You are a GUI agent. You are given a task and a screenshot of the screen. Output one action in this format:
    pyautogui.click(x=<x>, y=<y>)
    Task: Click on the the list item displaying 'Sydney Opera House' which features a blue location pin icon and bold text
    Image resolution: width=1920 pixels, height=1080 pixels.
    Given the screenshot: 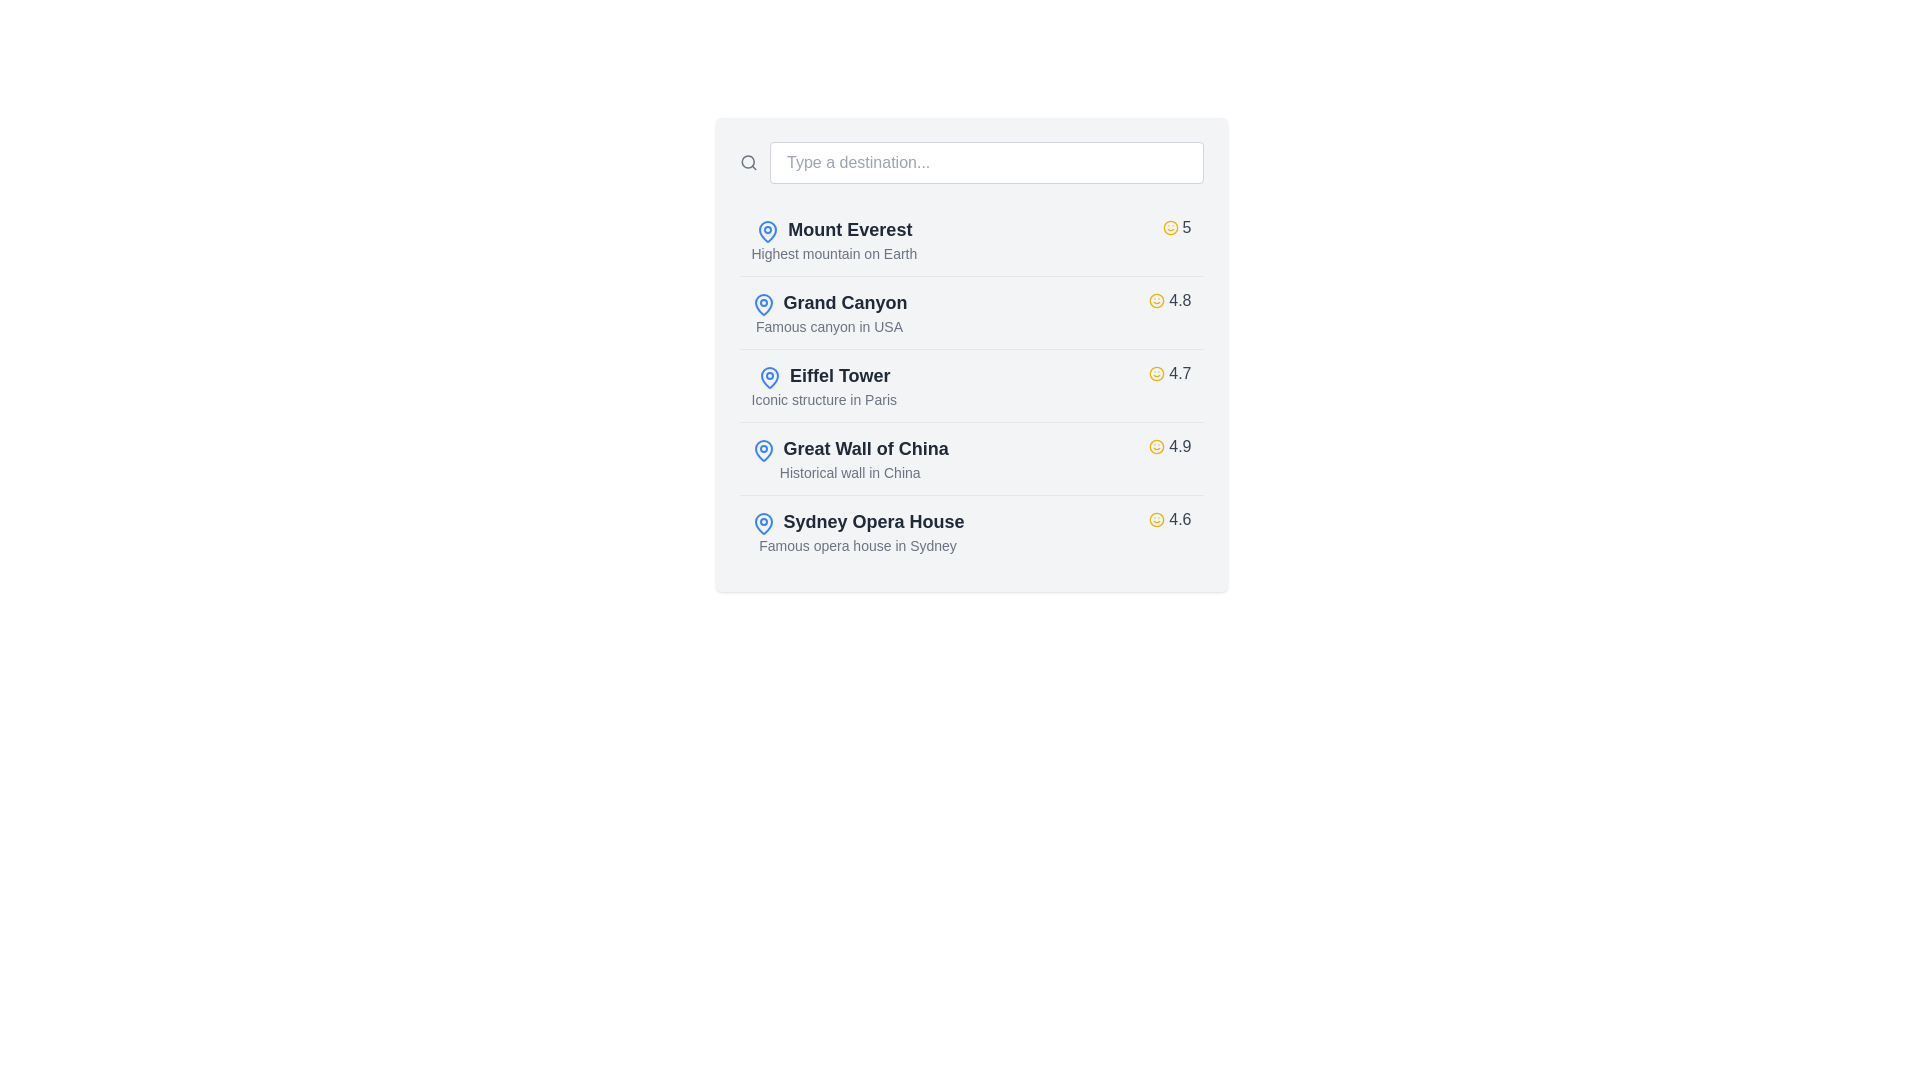 What is the action you would take?
    pyautogui.click(x=858, y=531)
    